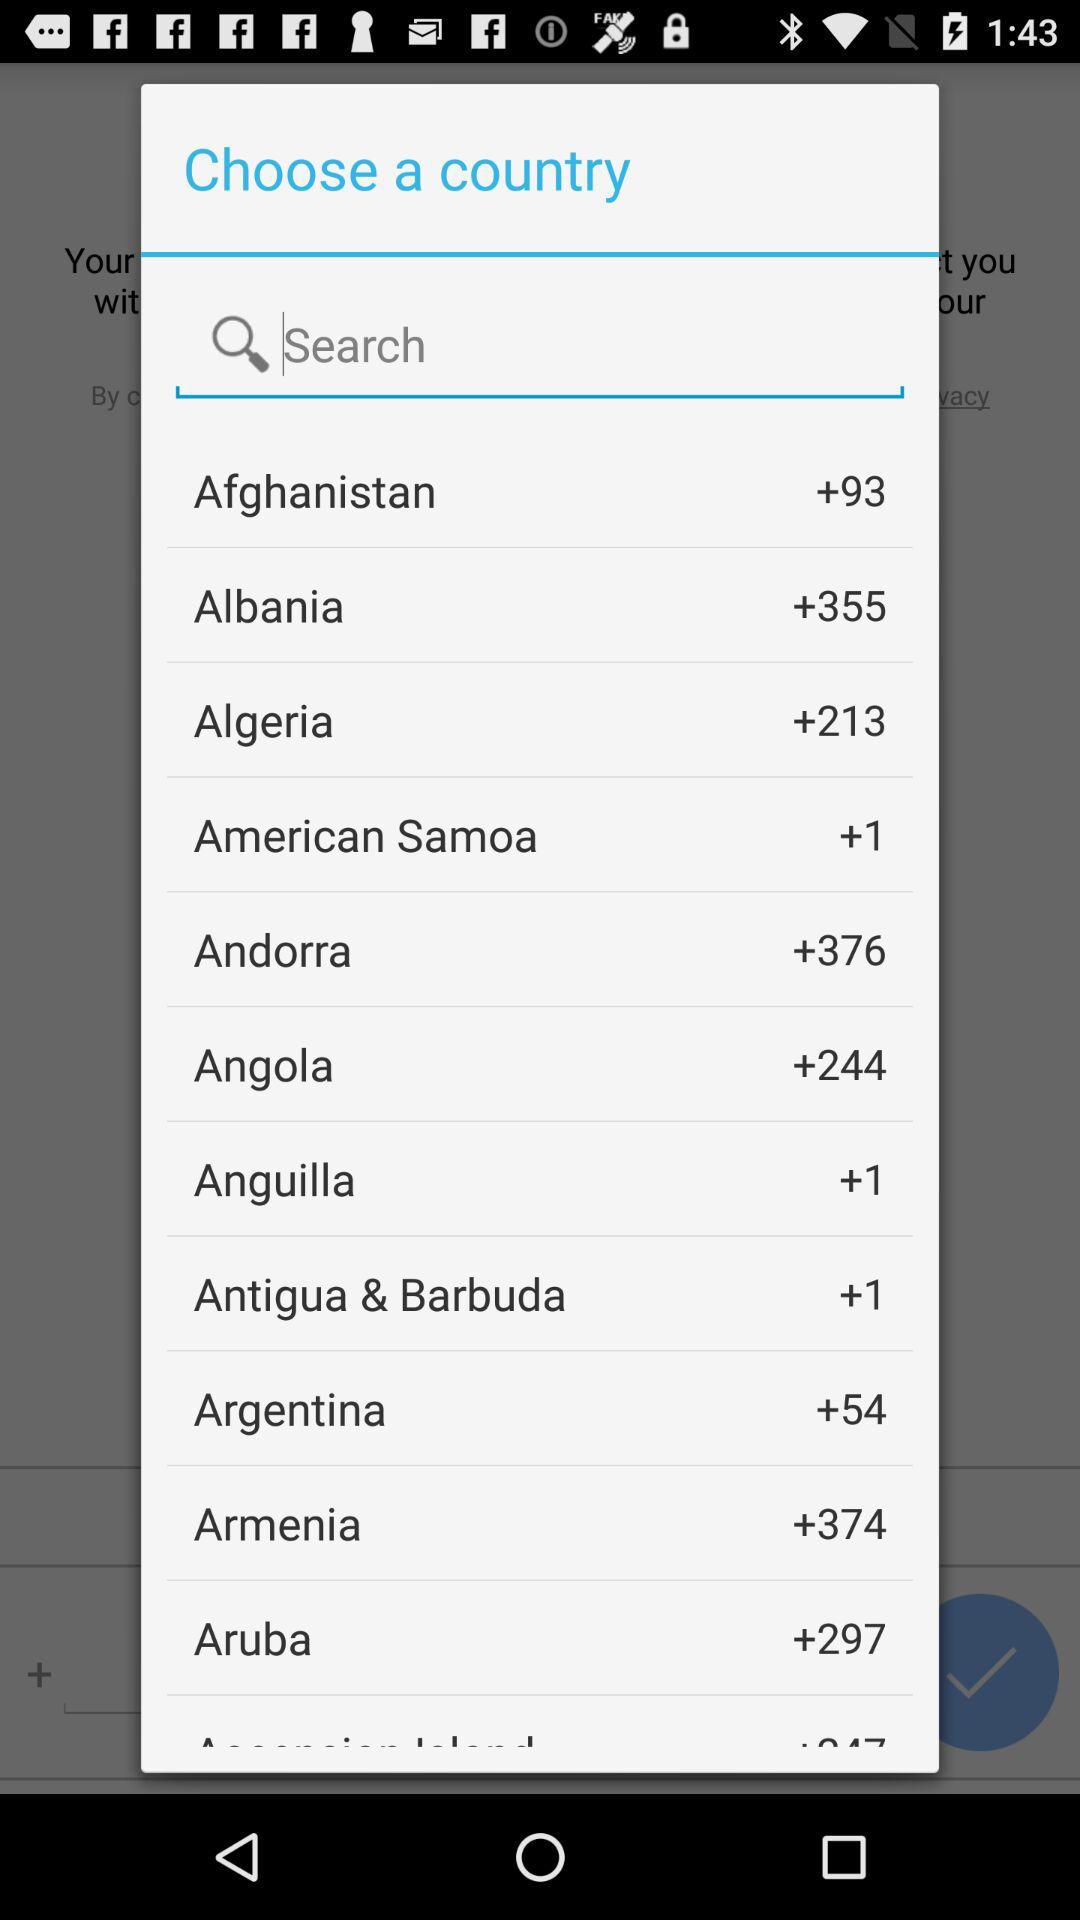  I want to click on algeria, so click(262, 719).